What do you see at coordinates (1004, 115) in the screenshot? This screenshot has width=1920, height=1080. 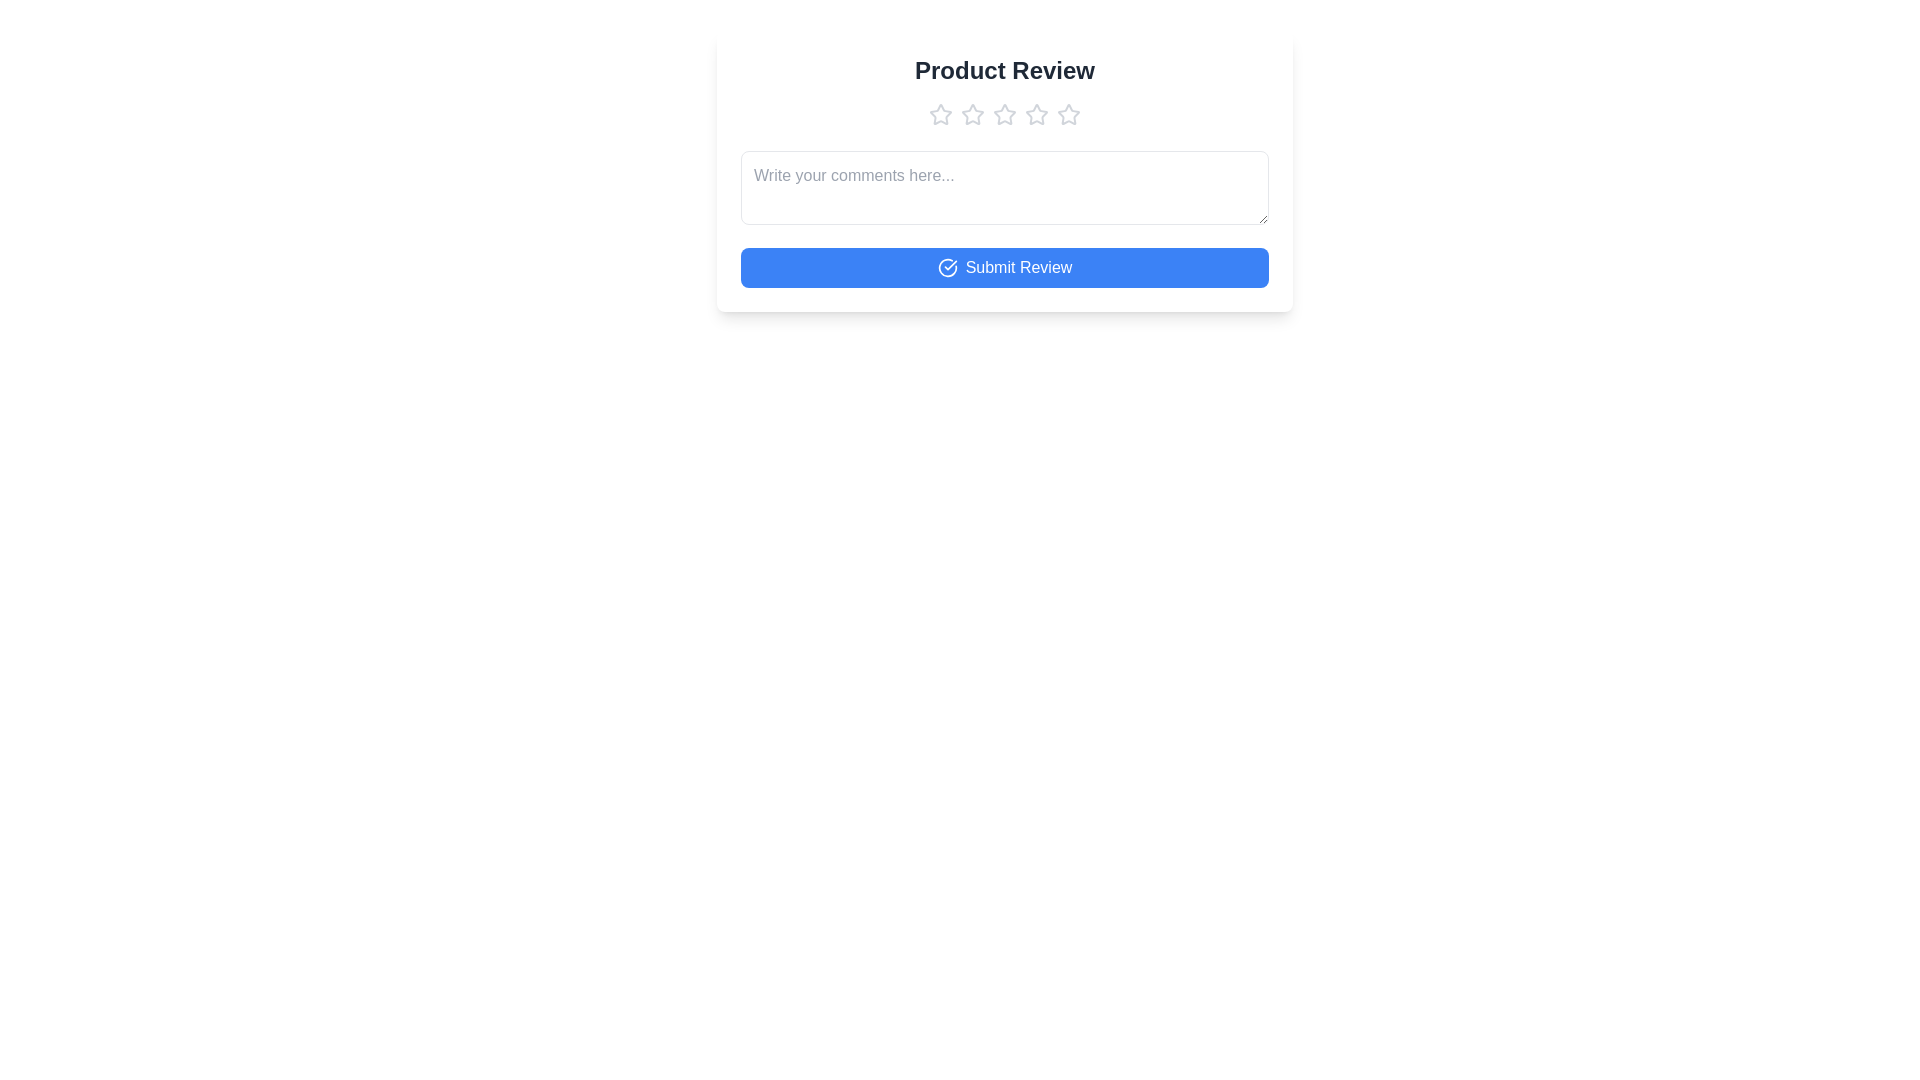 I see `the star corresponding to the desired rating 3` at bounding box center [1004, 115].